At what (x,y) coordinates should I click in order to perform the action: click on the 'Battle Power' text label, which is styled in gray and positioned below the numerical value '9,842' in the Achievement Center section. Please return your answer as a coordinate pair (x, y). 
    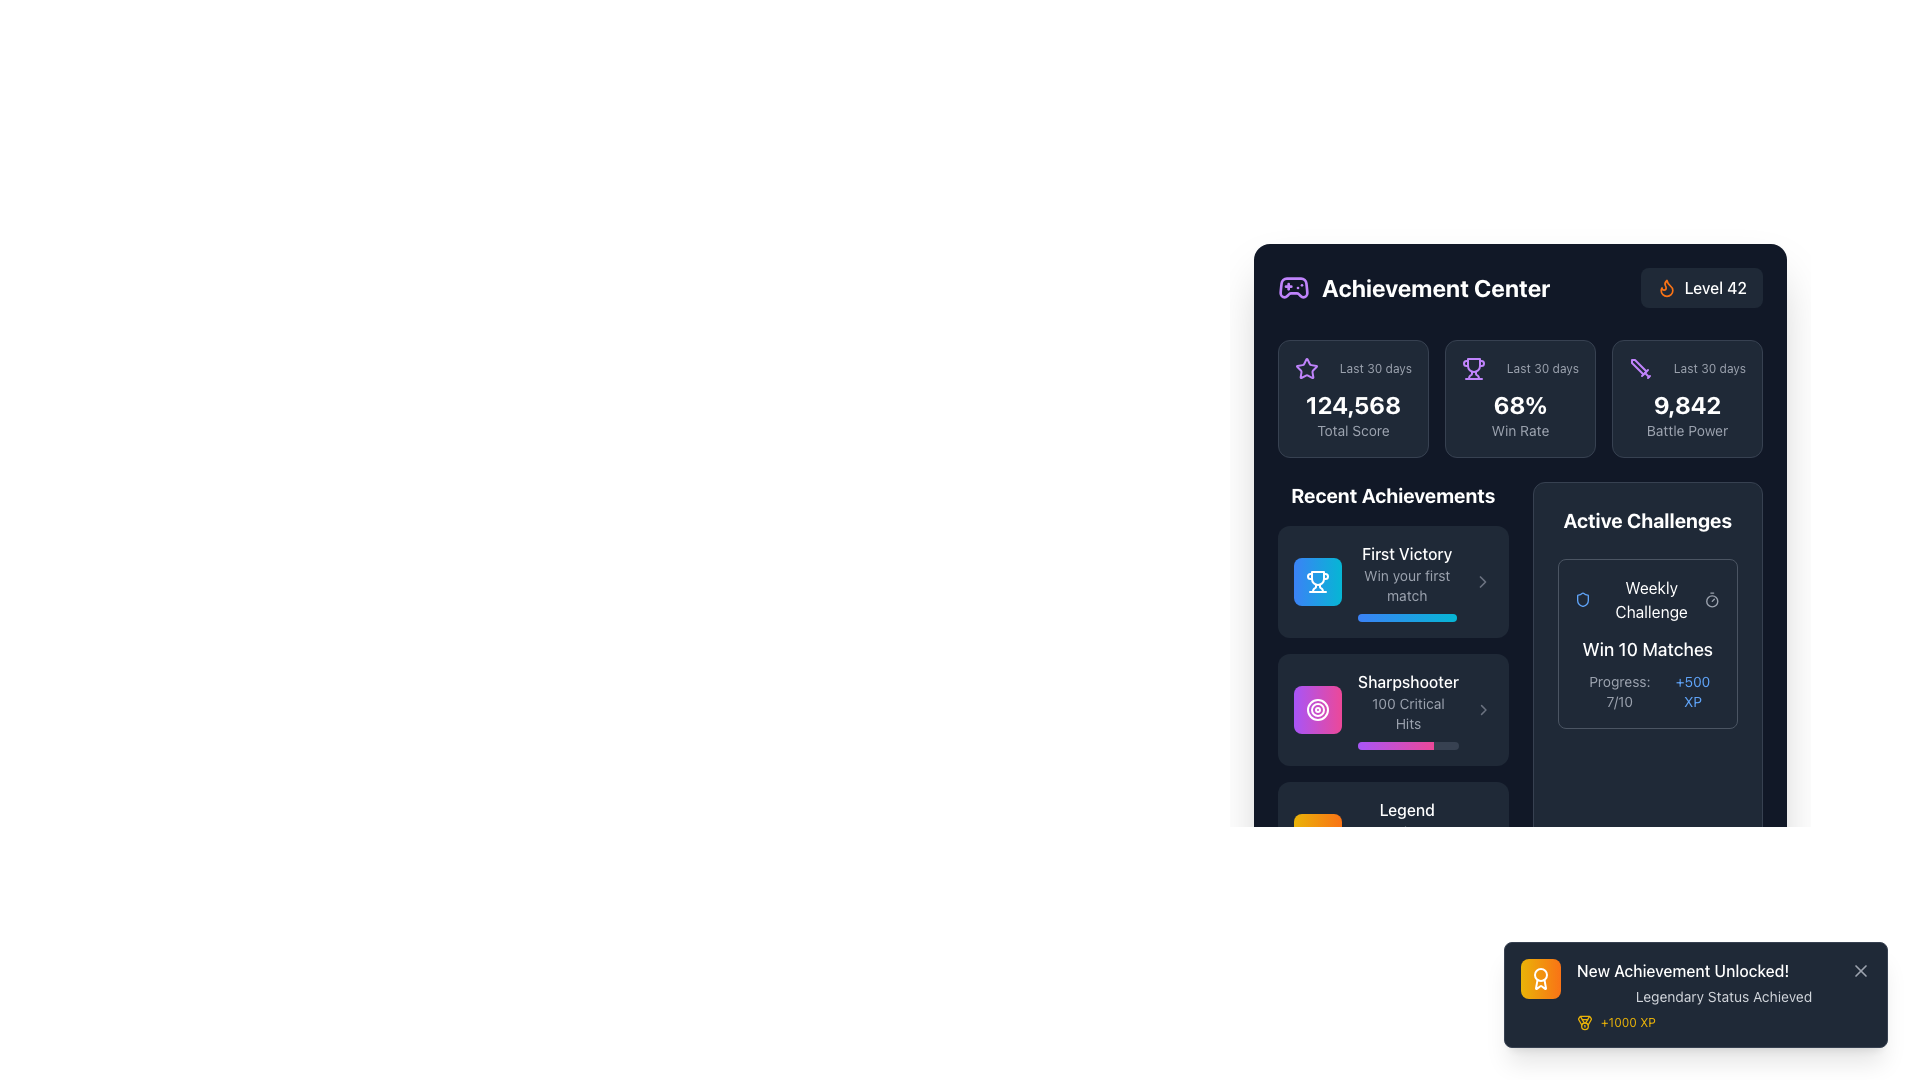
    Looking at the image, I should click on (1686, 430).